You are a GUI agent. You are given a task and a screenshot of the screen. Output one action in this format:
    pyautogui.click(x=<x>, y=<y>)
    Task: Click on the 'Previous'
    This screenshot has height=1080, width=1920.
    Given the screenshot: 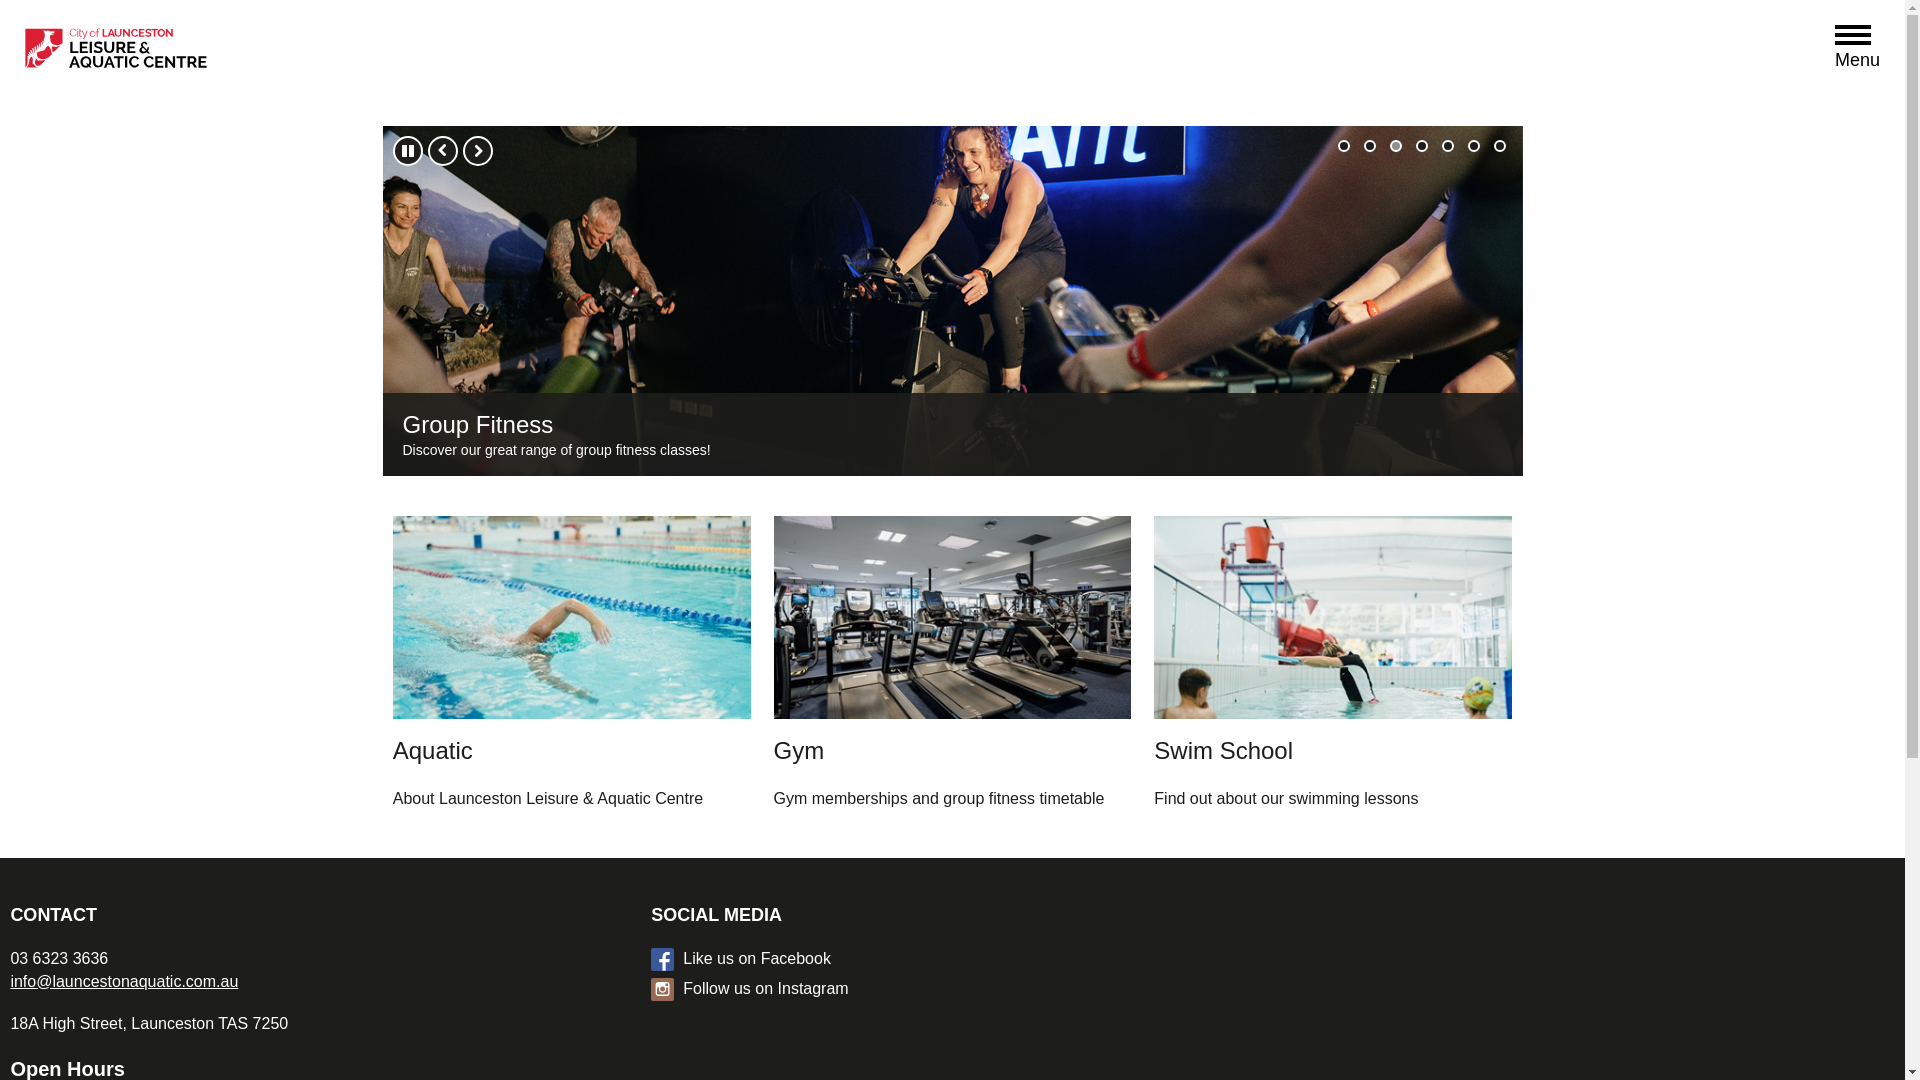 What is the action you would take?
    pyautogui.click(x=441, y=149)
    